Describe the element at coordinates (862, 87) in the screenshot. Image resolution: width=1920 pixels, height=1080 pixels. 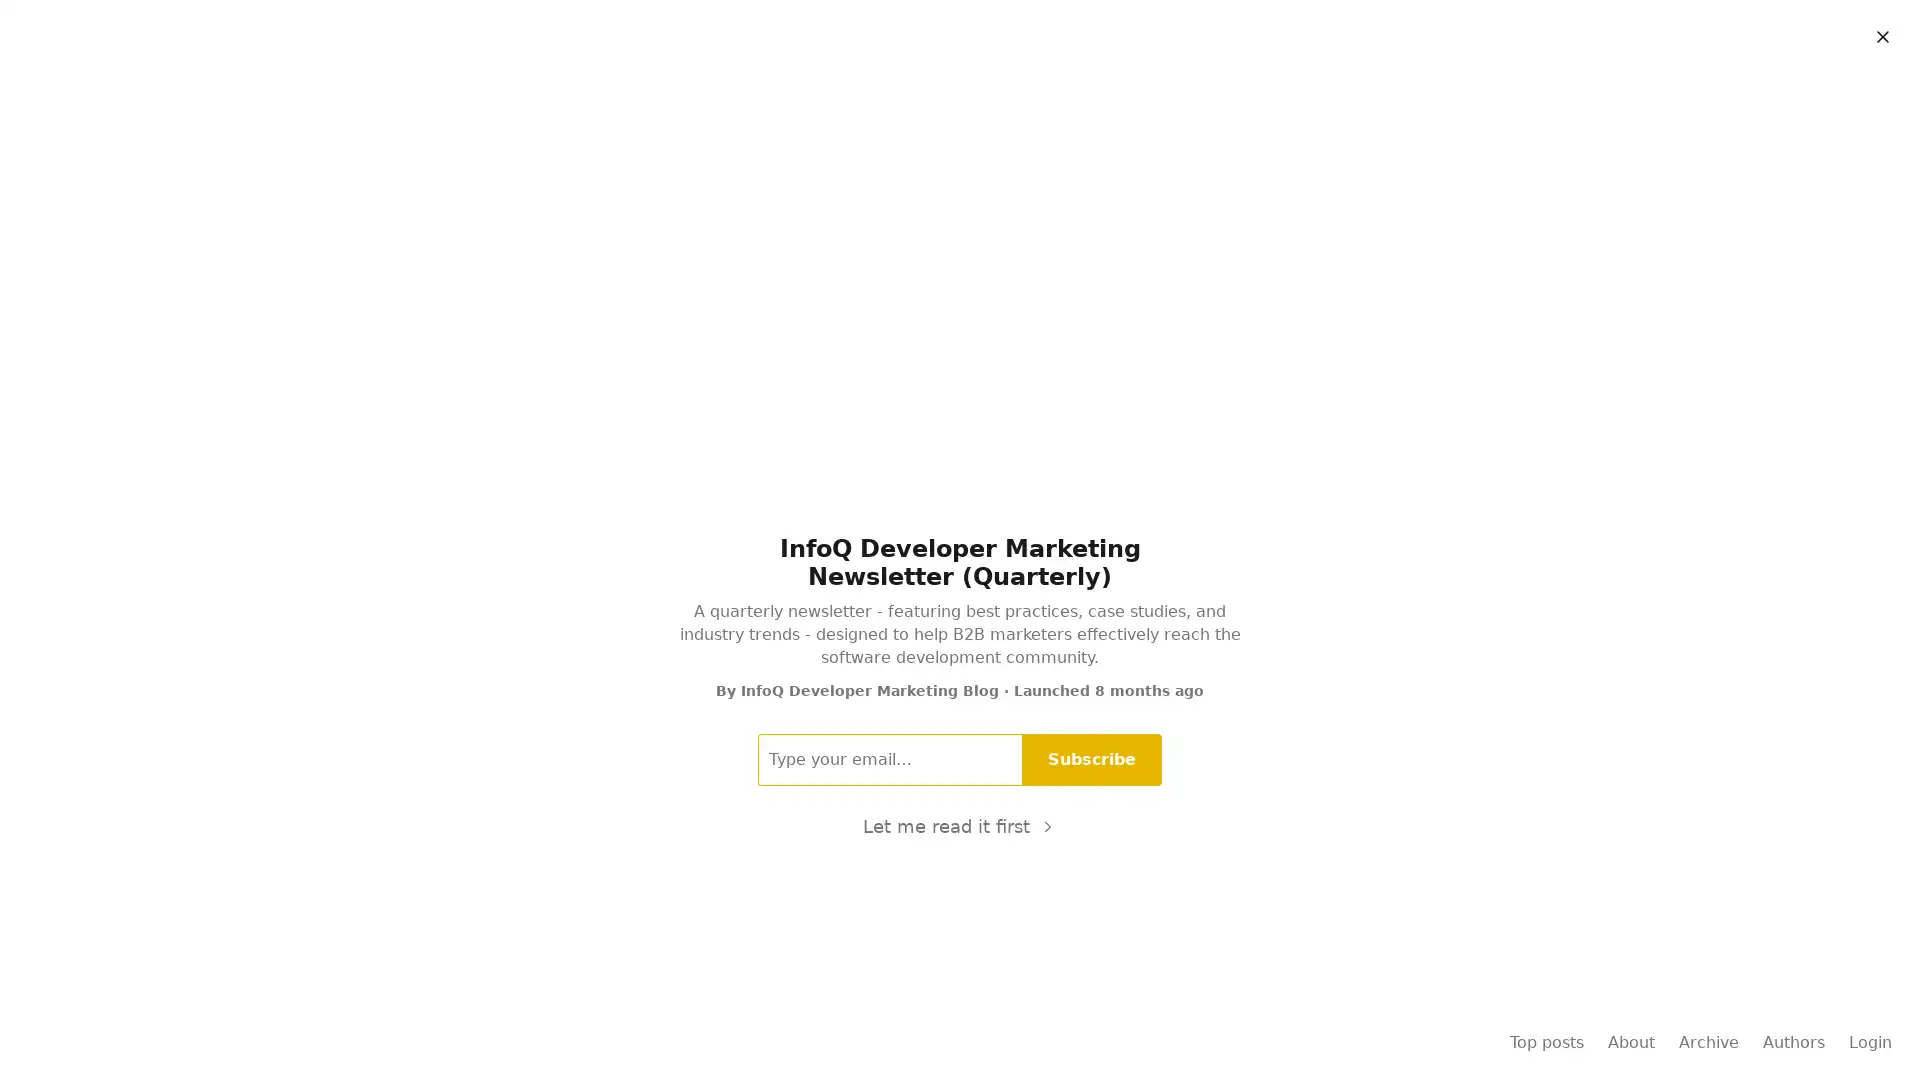
I see `Media Kit` at that location.